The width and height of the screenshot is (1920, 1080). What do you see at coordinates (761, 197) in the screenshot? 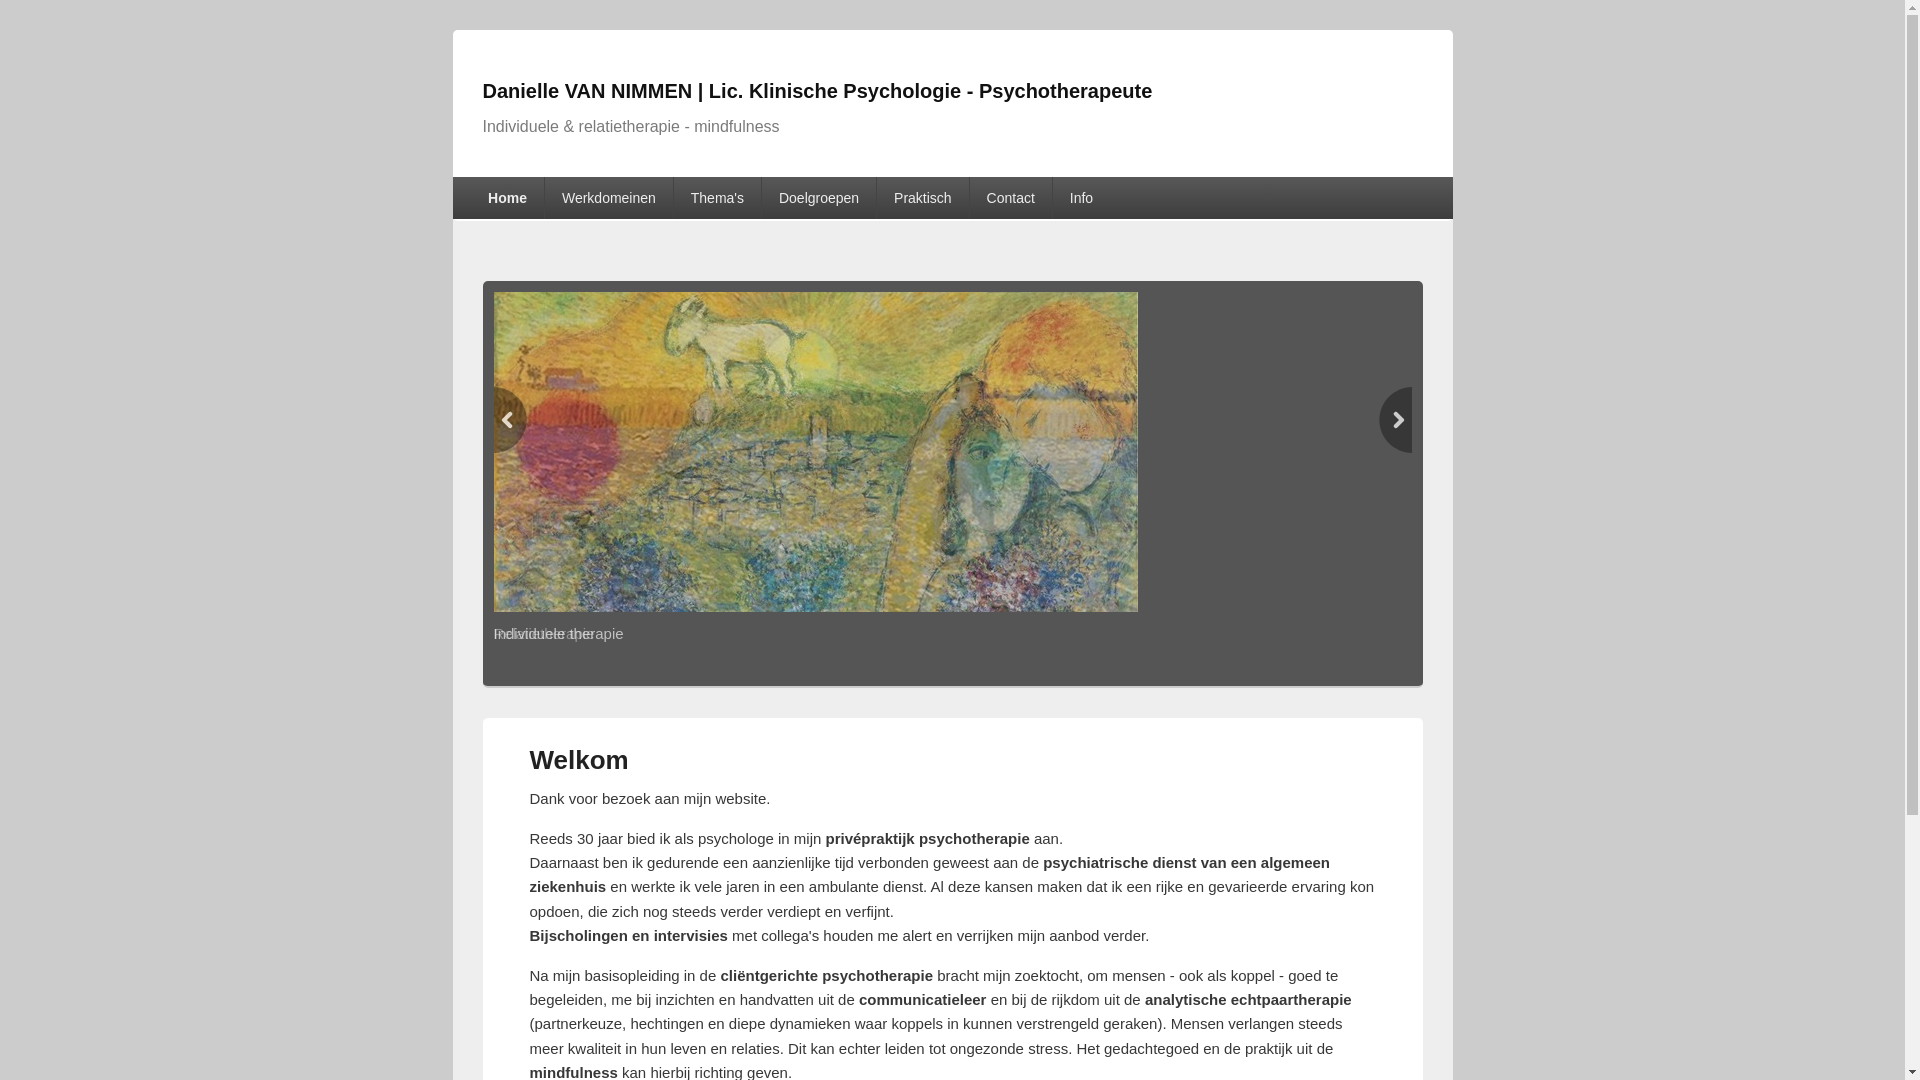
I see `'Doelgroepen'` at bounding box center [761, 197].